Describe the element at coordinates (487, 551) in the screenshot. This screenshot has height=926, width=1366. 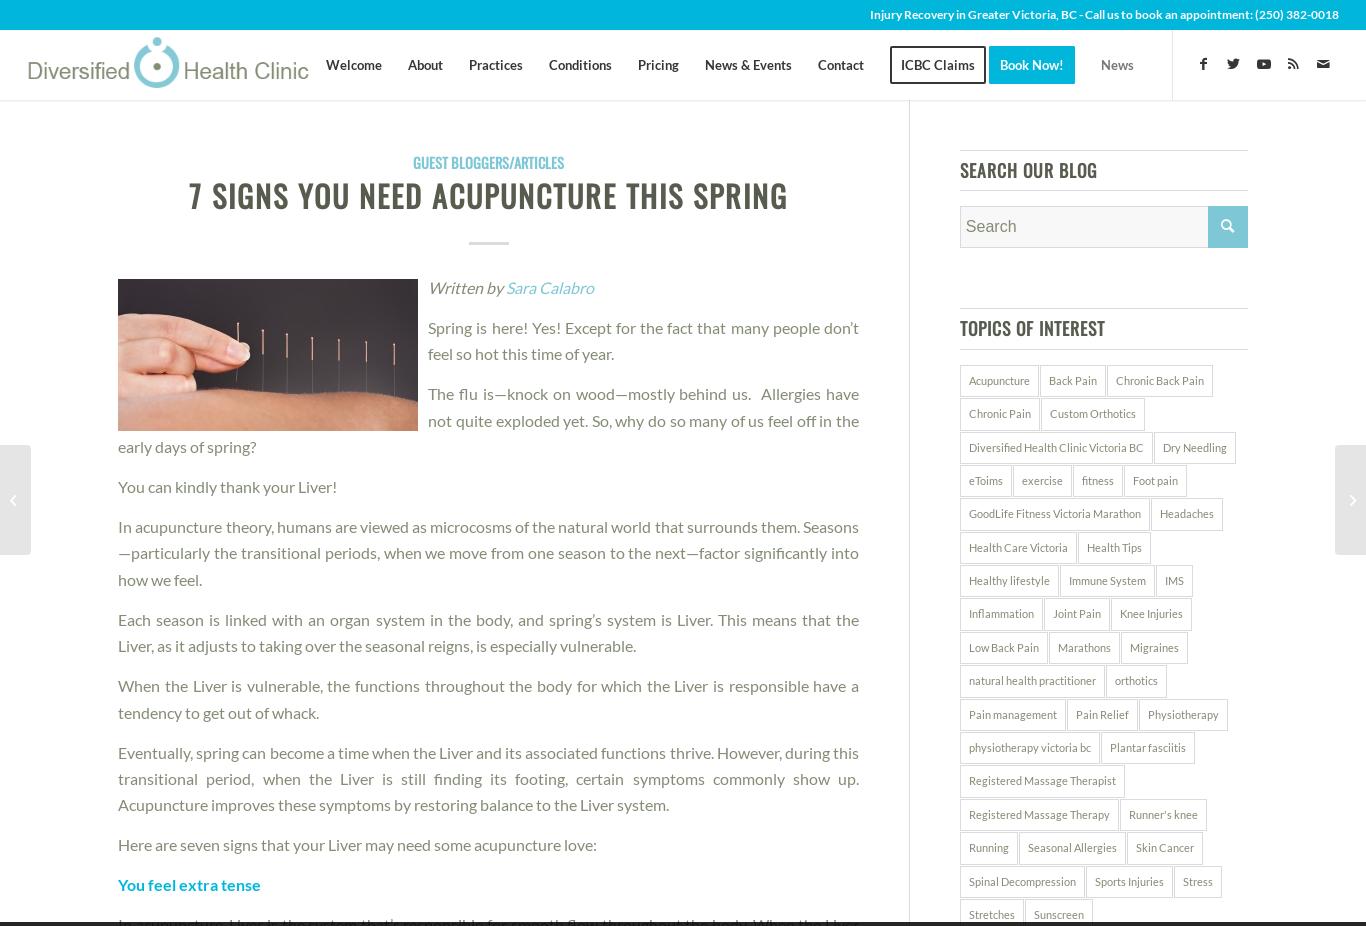
I see `'In acupuncture theory, humans are viewed as microcosms of the natural world that surrounds them. Seasons—particularly the transitional periods, when we move from one season to the next—factor significantly into how we feel.'` at that location.